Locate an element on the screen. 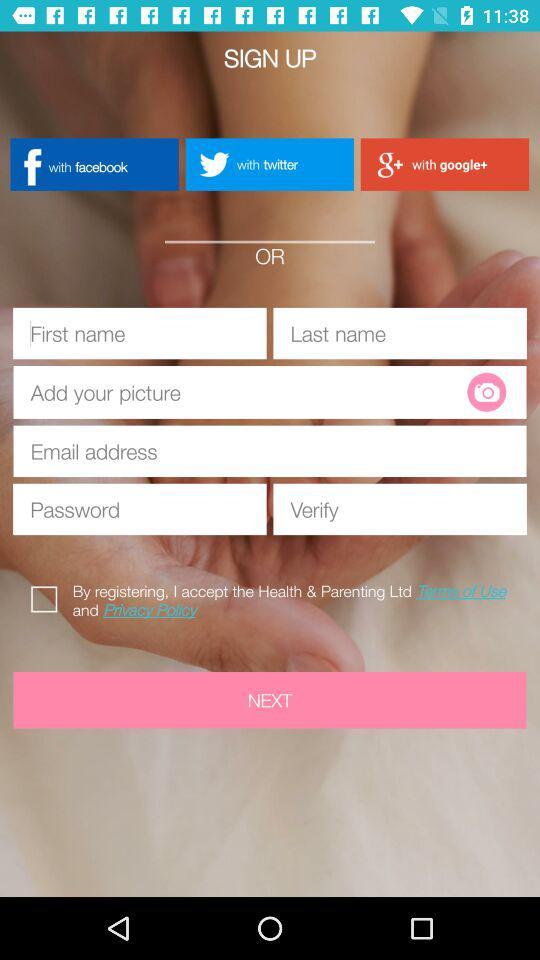 The height and width of the screenshot is (960, 540). icon next to the by registering i app is located at coordinates (48, 596).